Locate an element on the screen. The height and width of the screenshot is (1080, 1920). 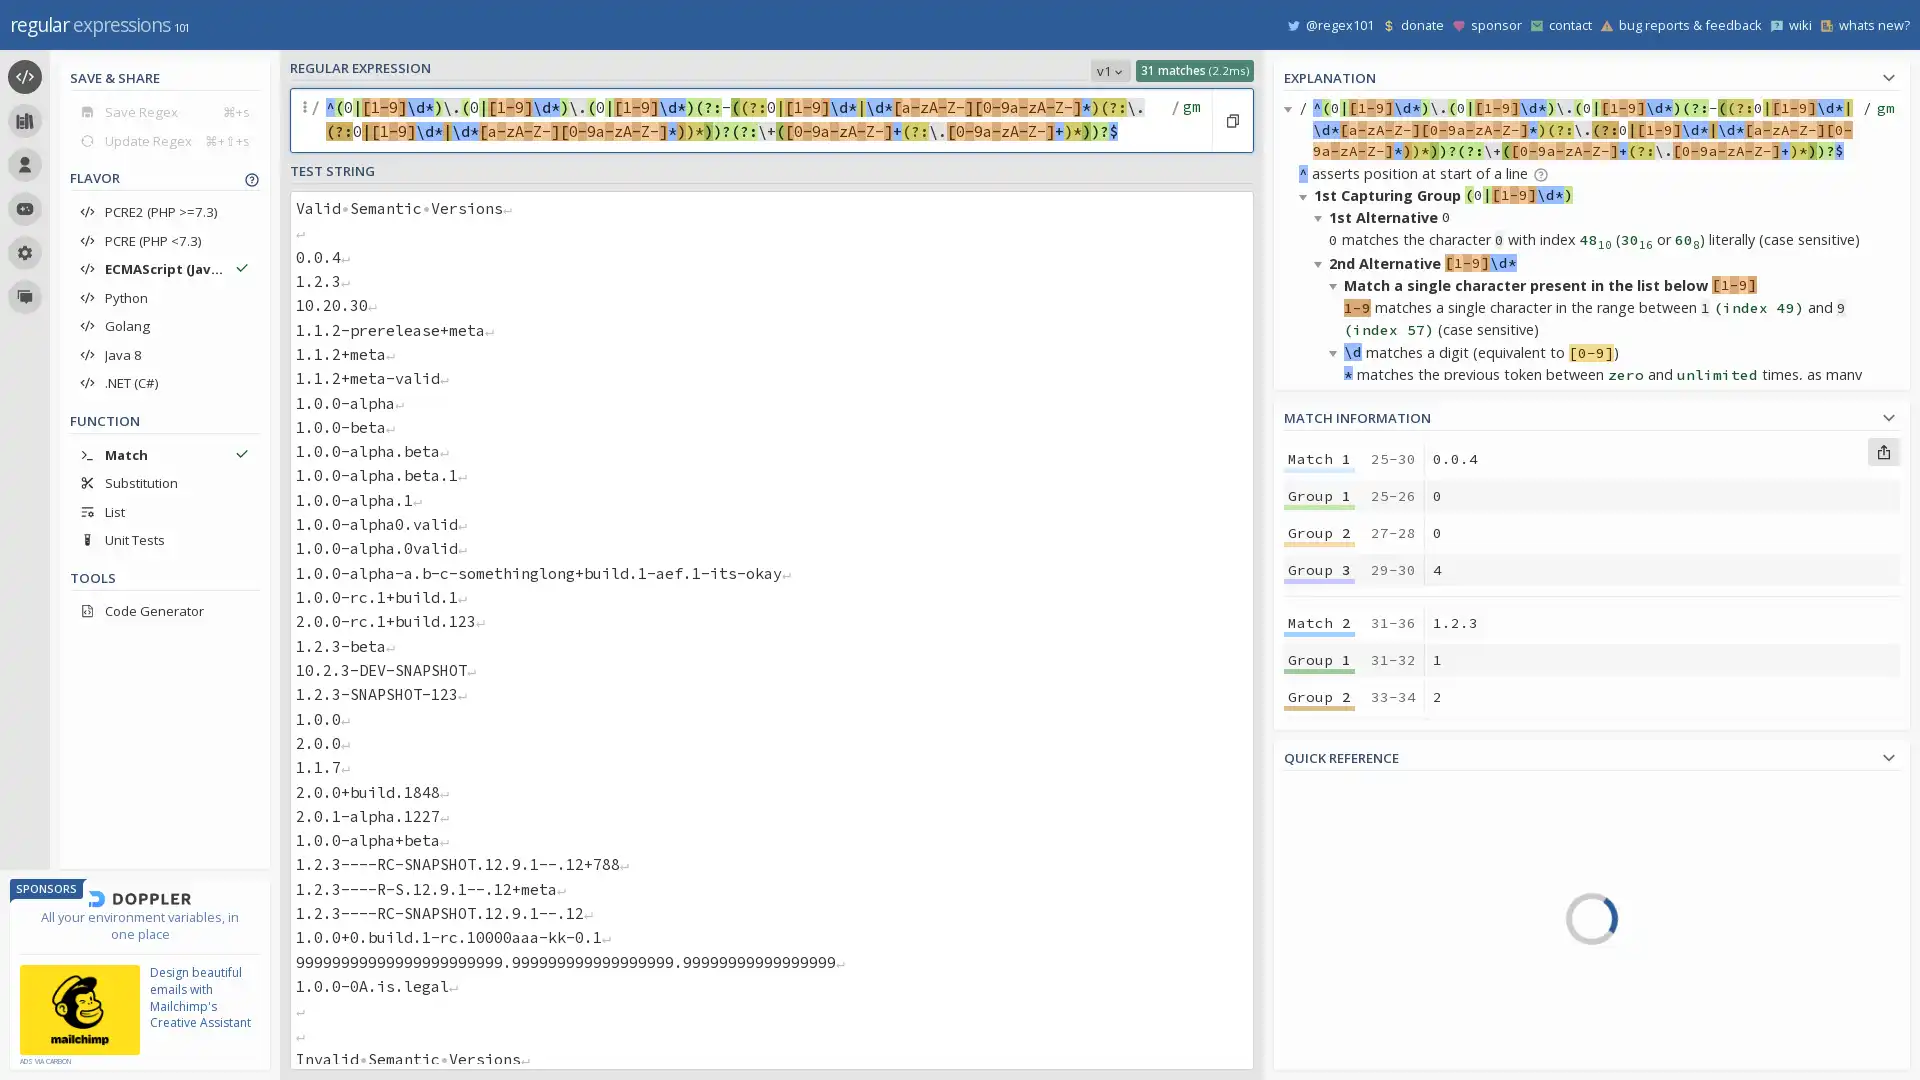
A character except: a, b or c [^abc] is located at coordinates (1691, 820).